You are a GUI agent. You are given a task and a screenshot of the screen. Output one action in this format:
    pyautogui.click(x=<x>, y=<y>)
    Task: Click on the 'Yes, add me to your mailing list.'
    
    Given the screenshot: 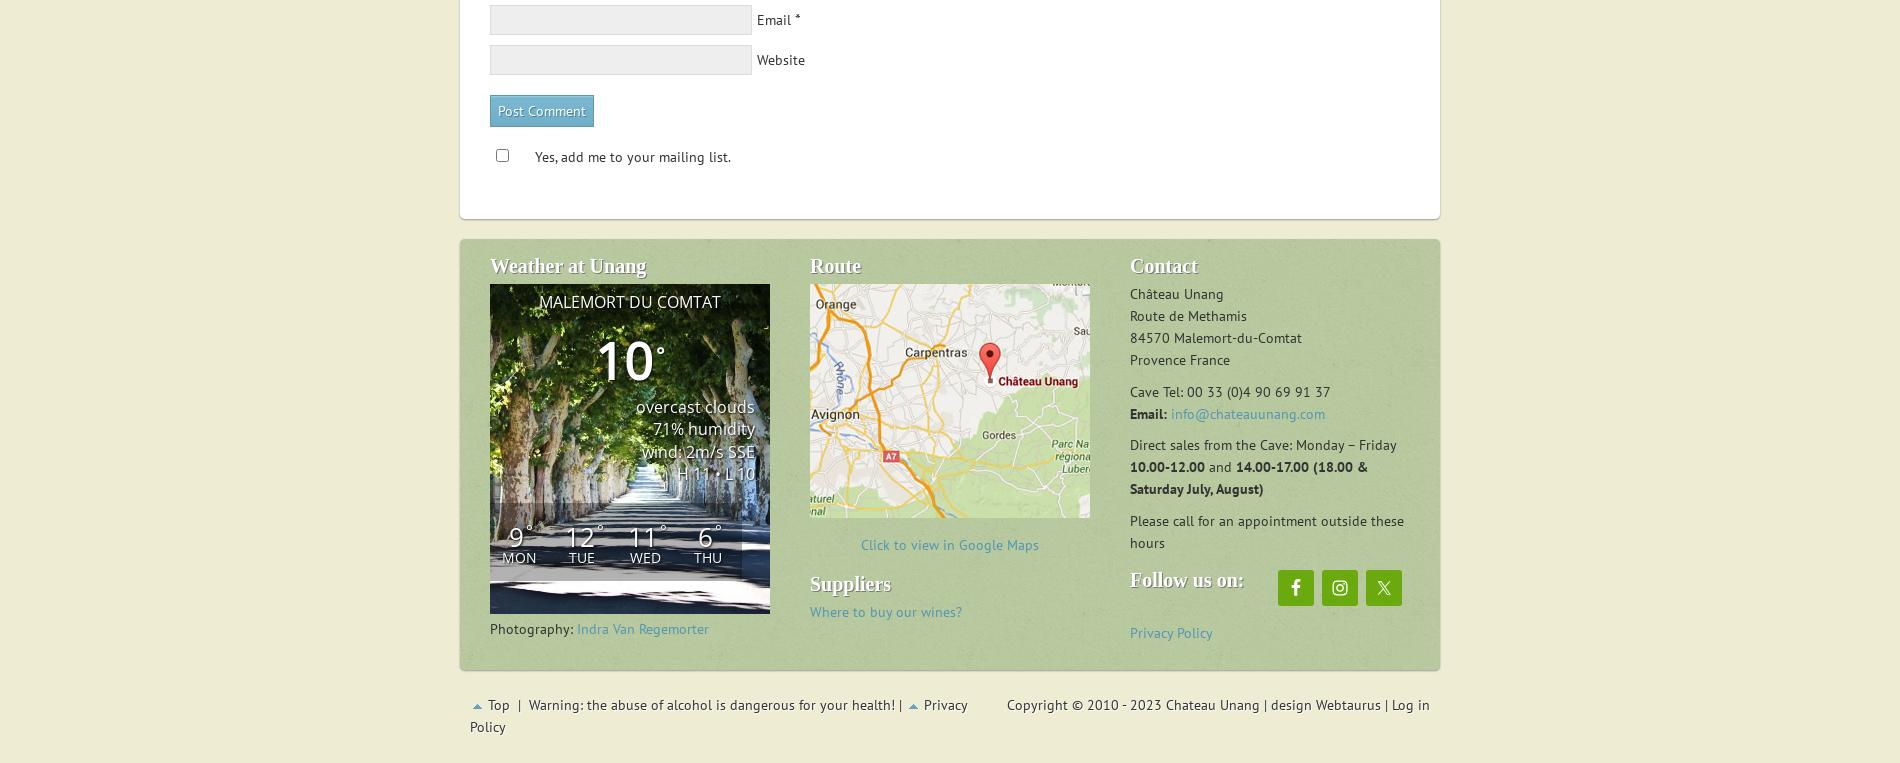 What is the action you would take?
    pyautogui.click(x=535, y=156)
    